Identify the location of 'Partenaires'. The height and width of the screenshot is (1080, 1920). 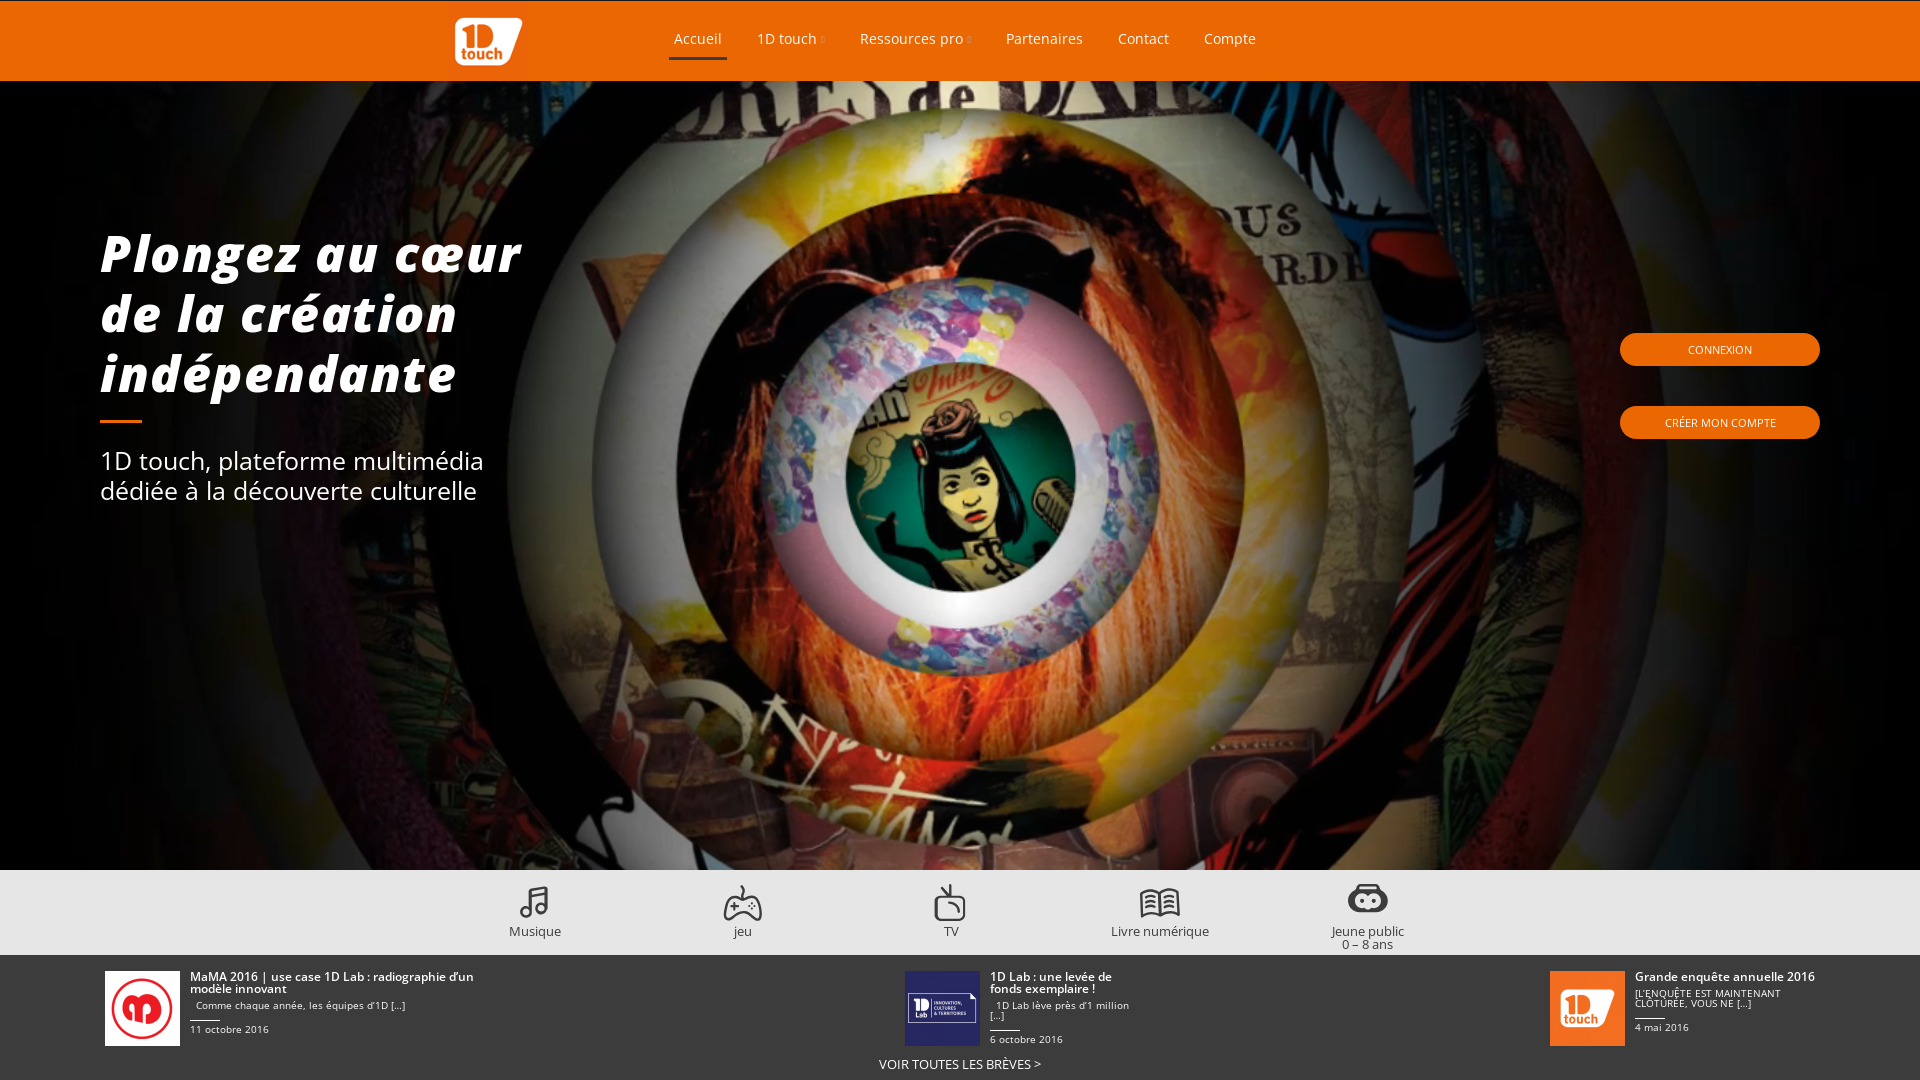
(1043, 41).